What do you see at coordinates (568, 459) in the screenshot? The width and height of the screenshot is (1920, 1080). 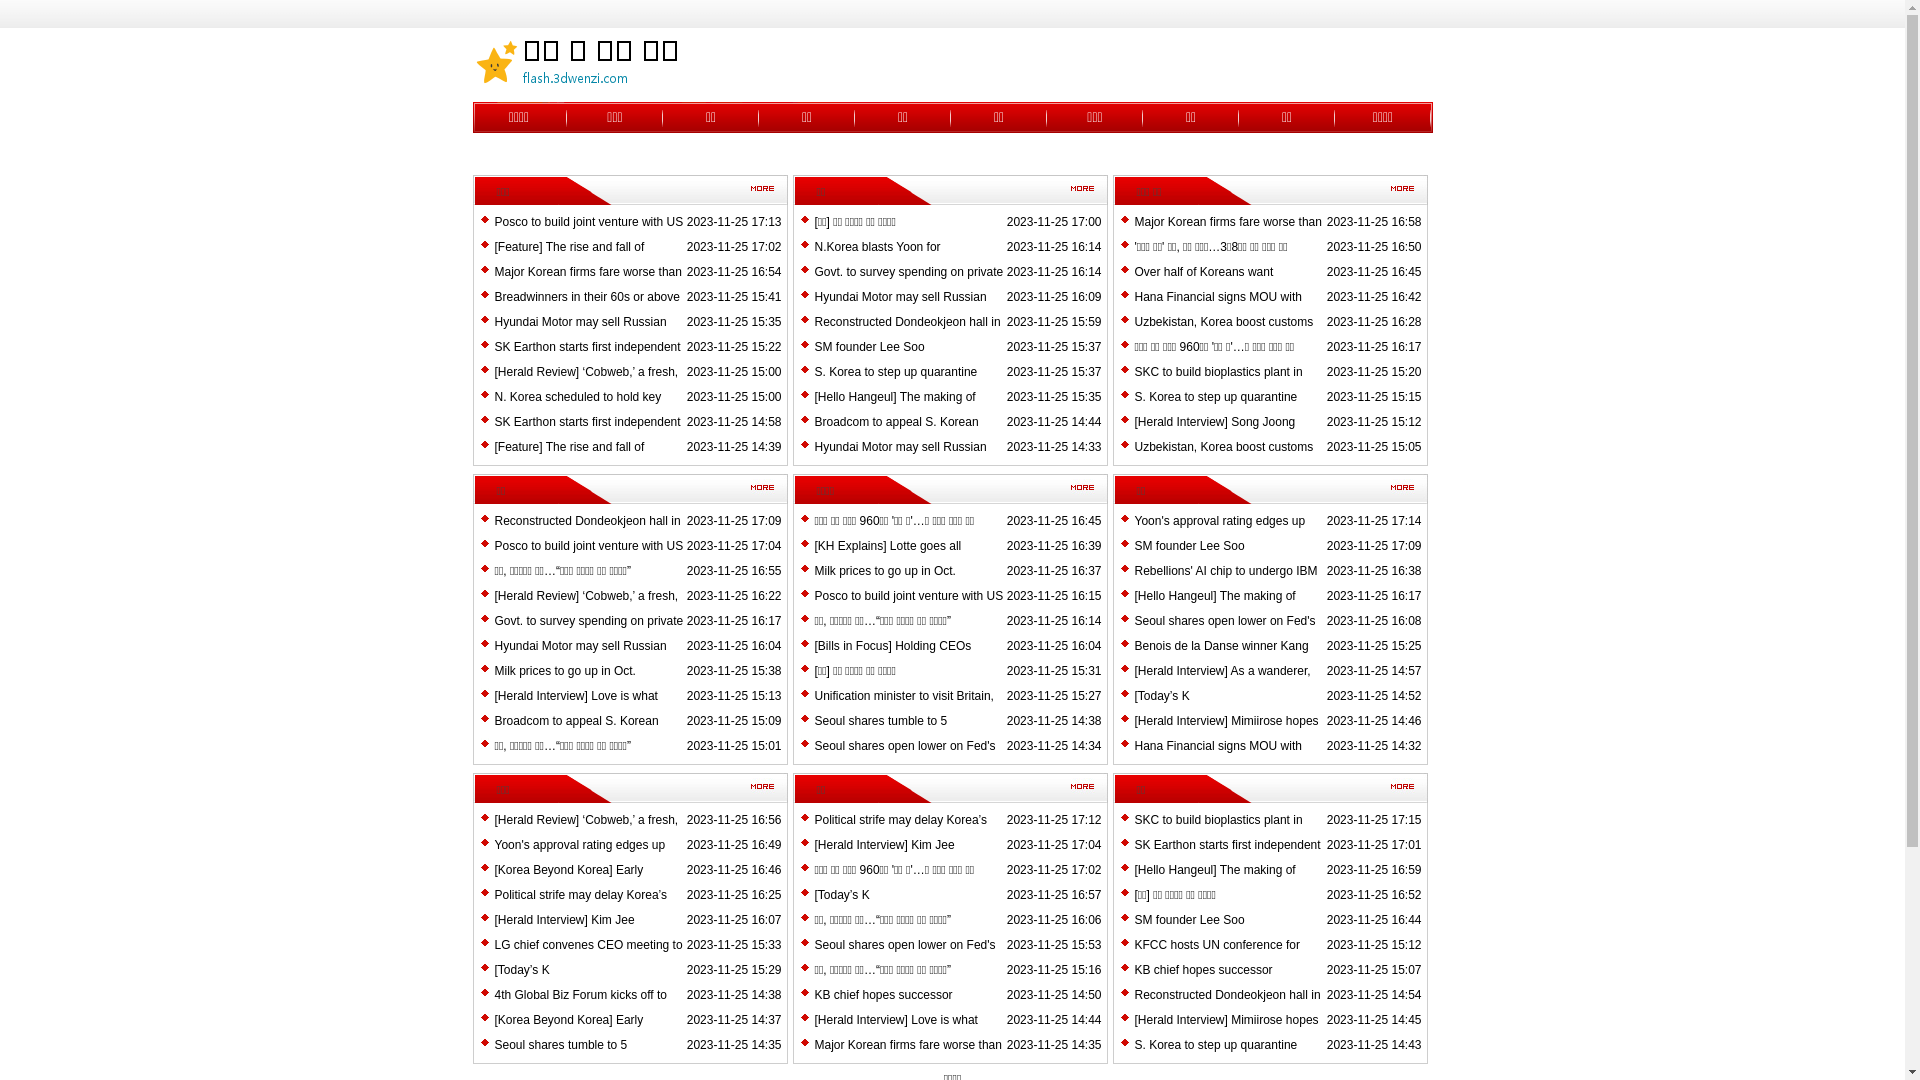 I see `'[Feature] The rise and fall of terrestrial TV dramas'` at bounding box center [568, 459].